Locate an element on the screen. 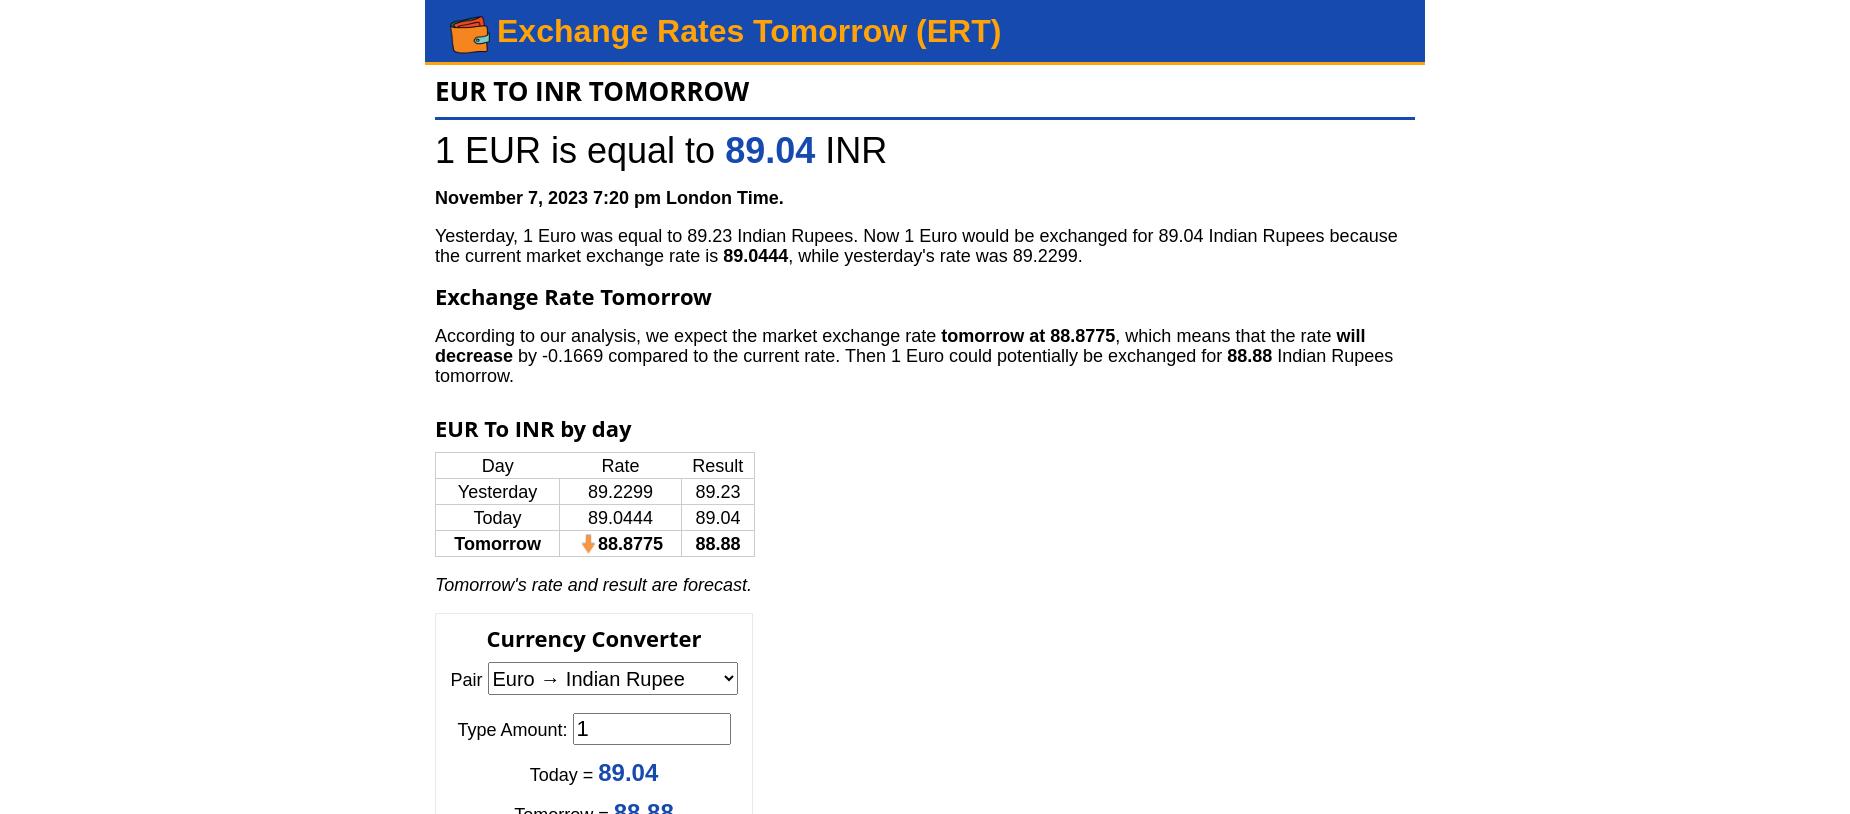 The image size is (1850, 814). 'Day' is located at coordinates (481, 464).